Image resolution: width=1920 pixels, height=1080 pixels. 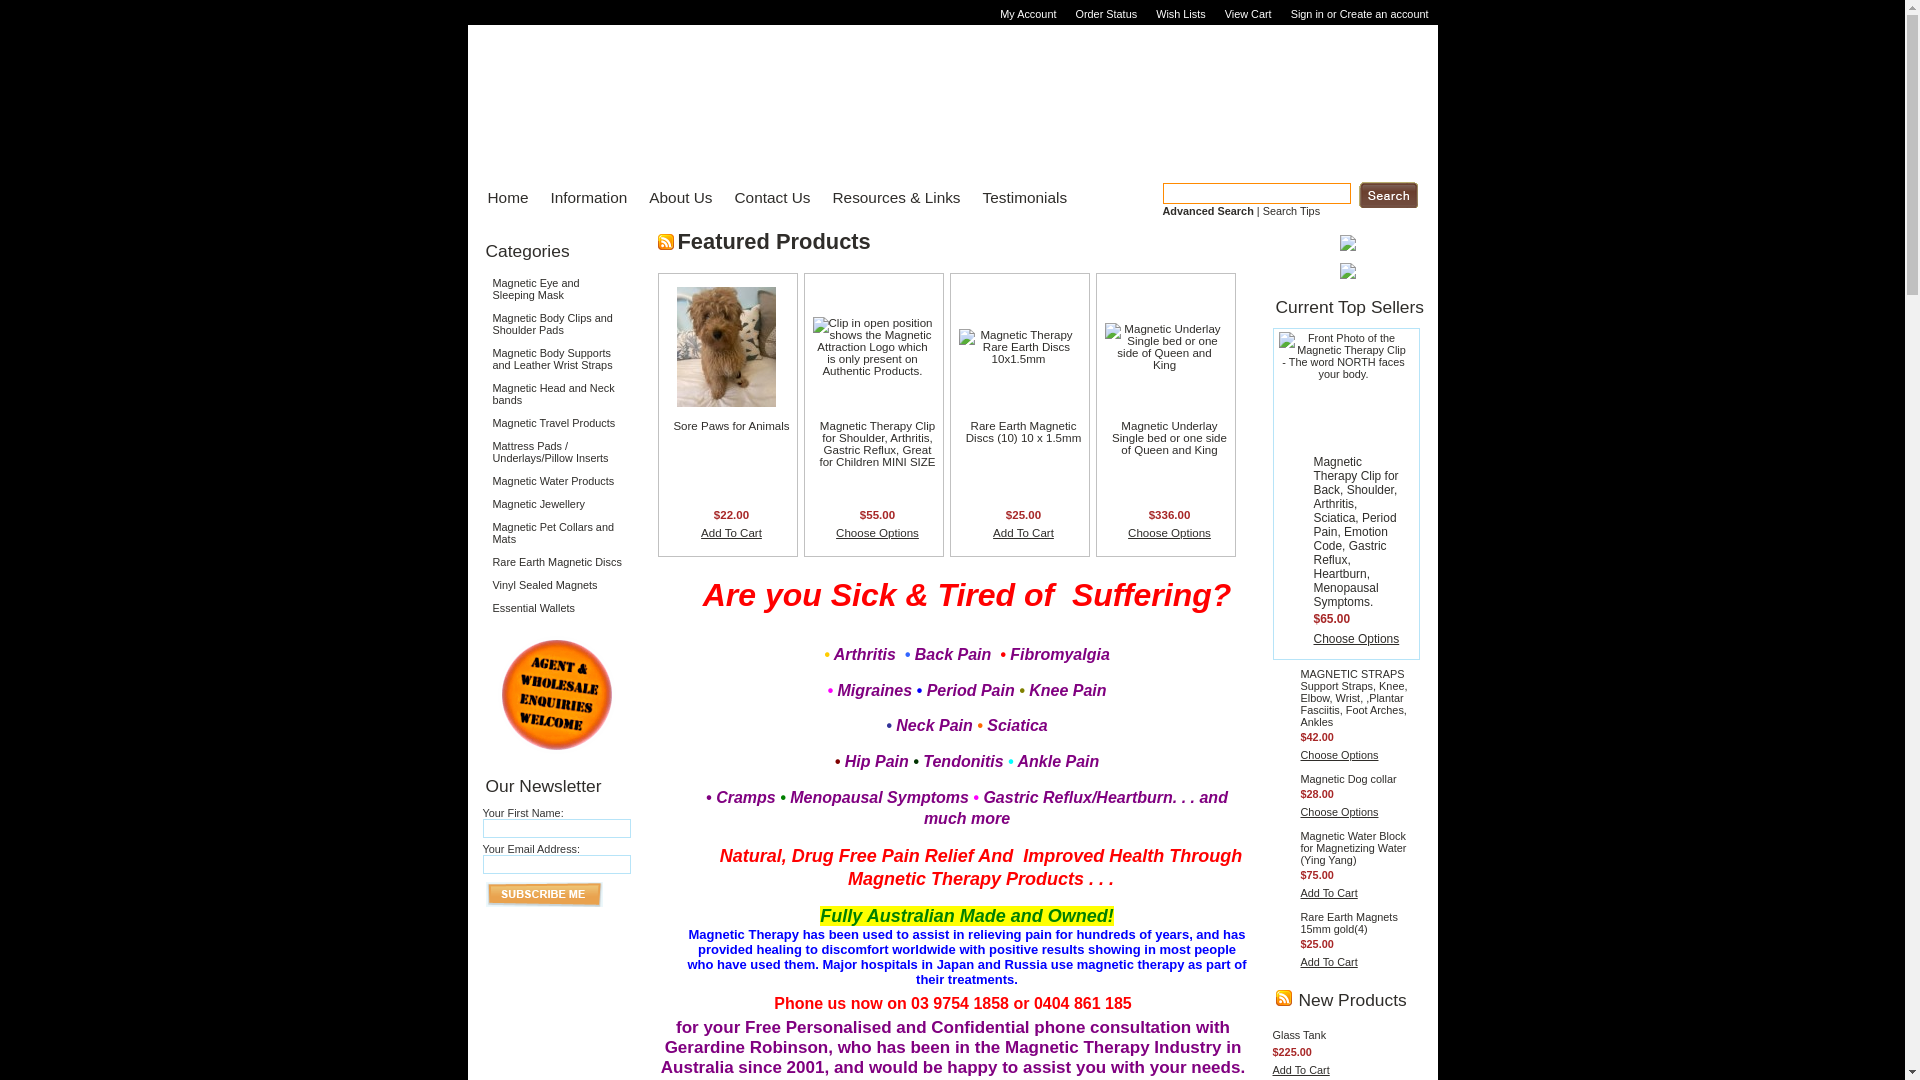 I want to click on 'Home', so click(x=502, y=197).